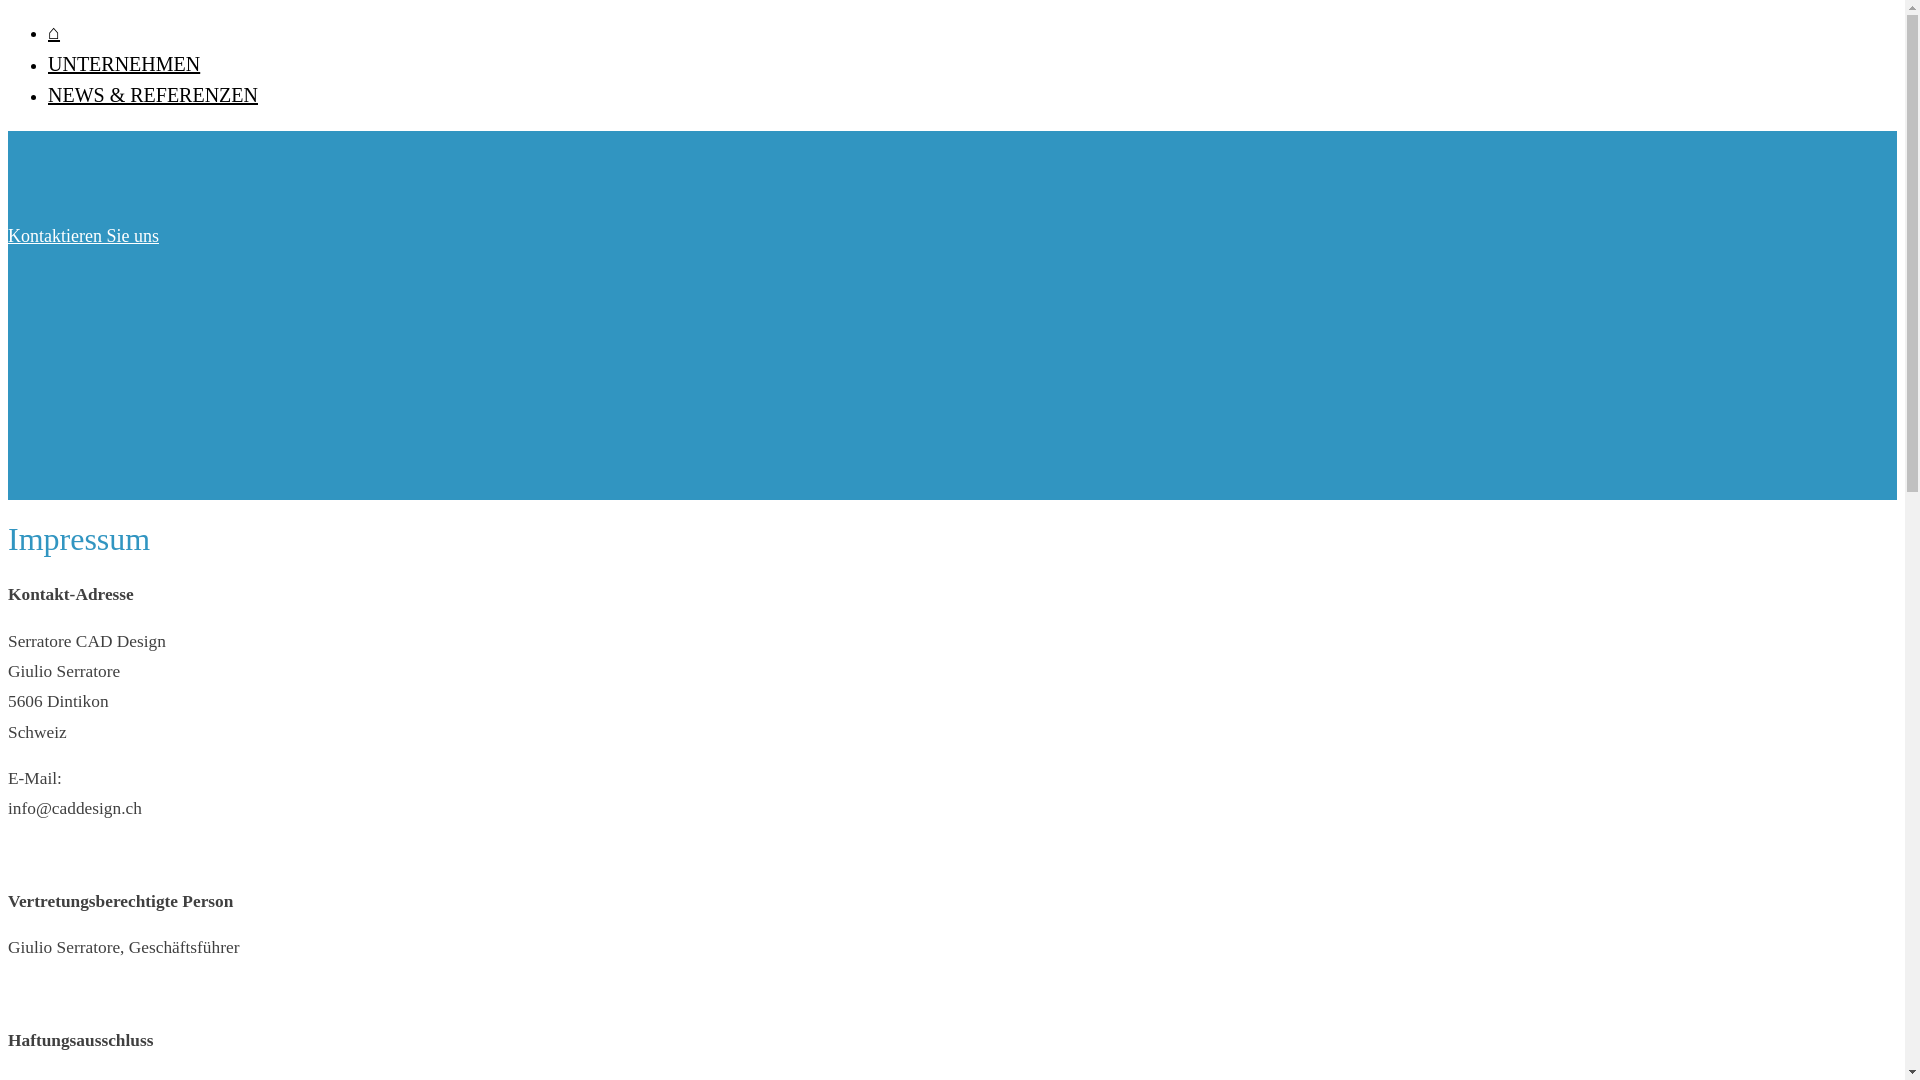 The width and height of the screenshot is (1920, 1080). What do you see at coordinates (82, 234) in the screenshot?
I see `'Kontaktieren Sie uns'` at bounding box center [82, 234].